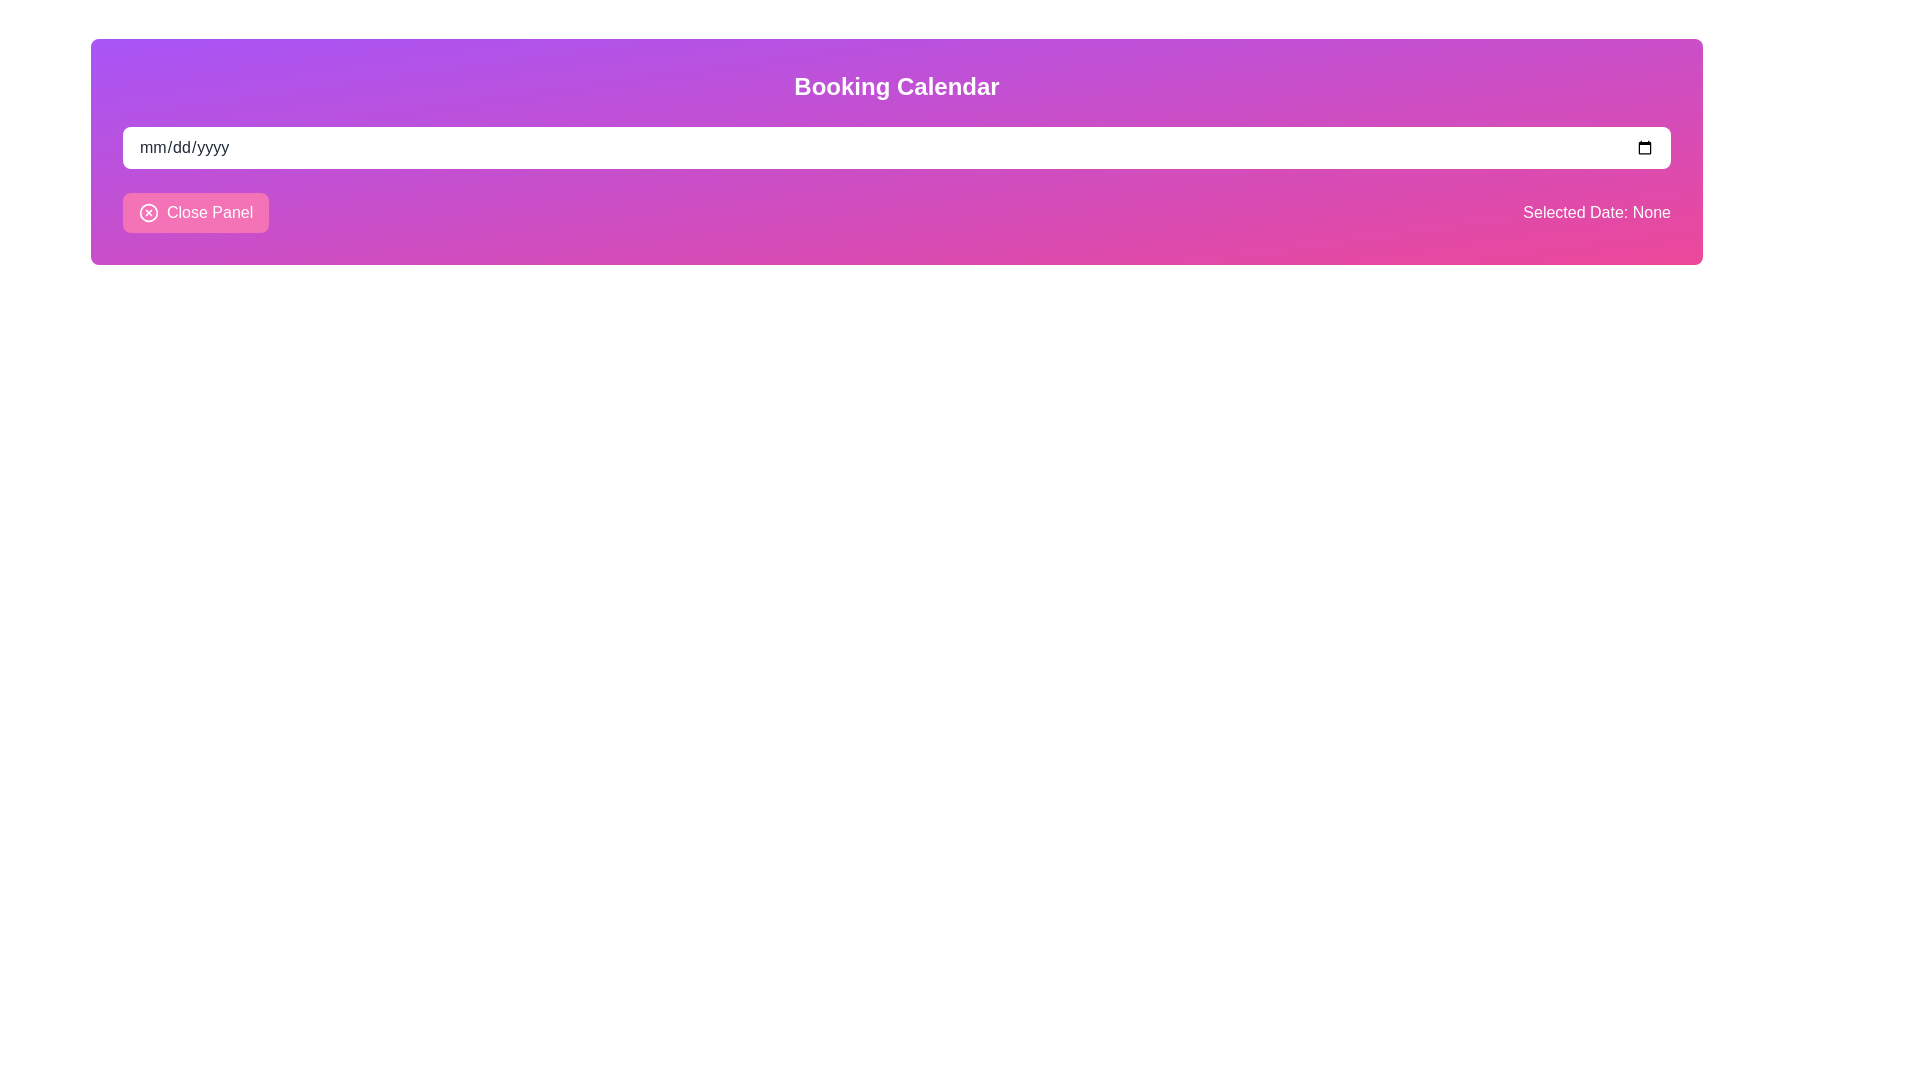 The image size is (1920, 1080). I want to click on the SVG Circle element which is part of the 'Close Panel' button located at the bottom-left corner of the interface, so click(147, 212).